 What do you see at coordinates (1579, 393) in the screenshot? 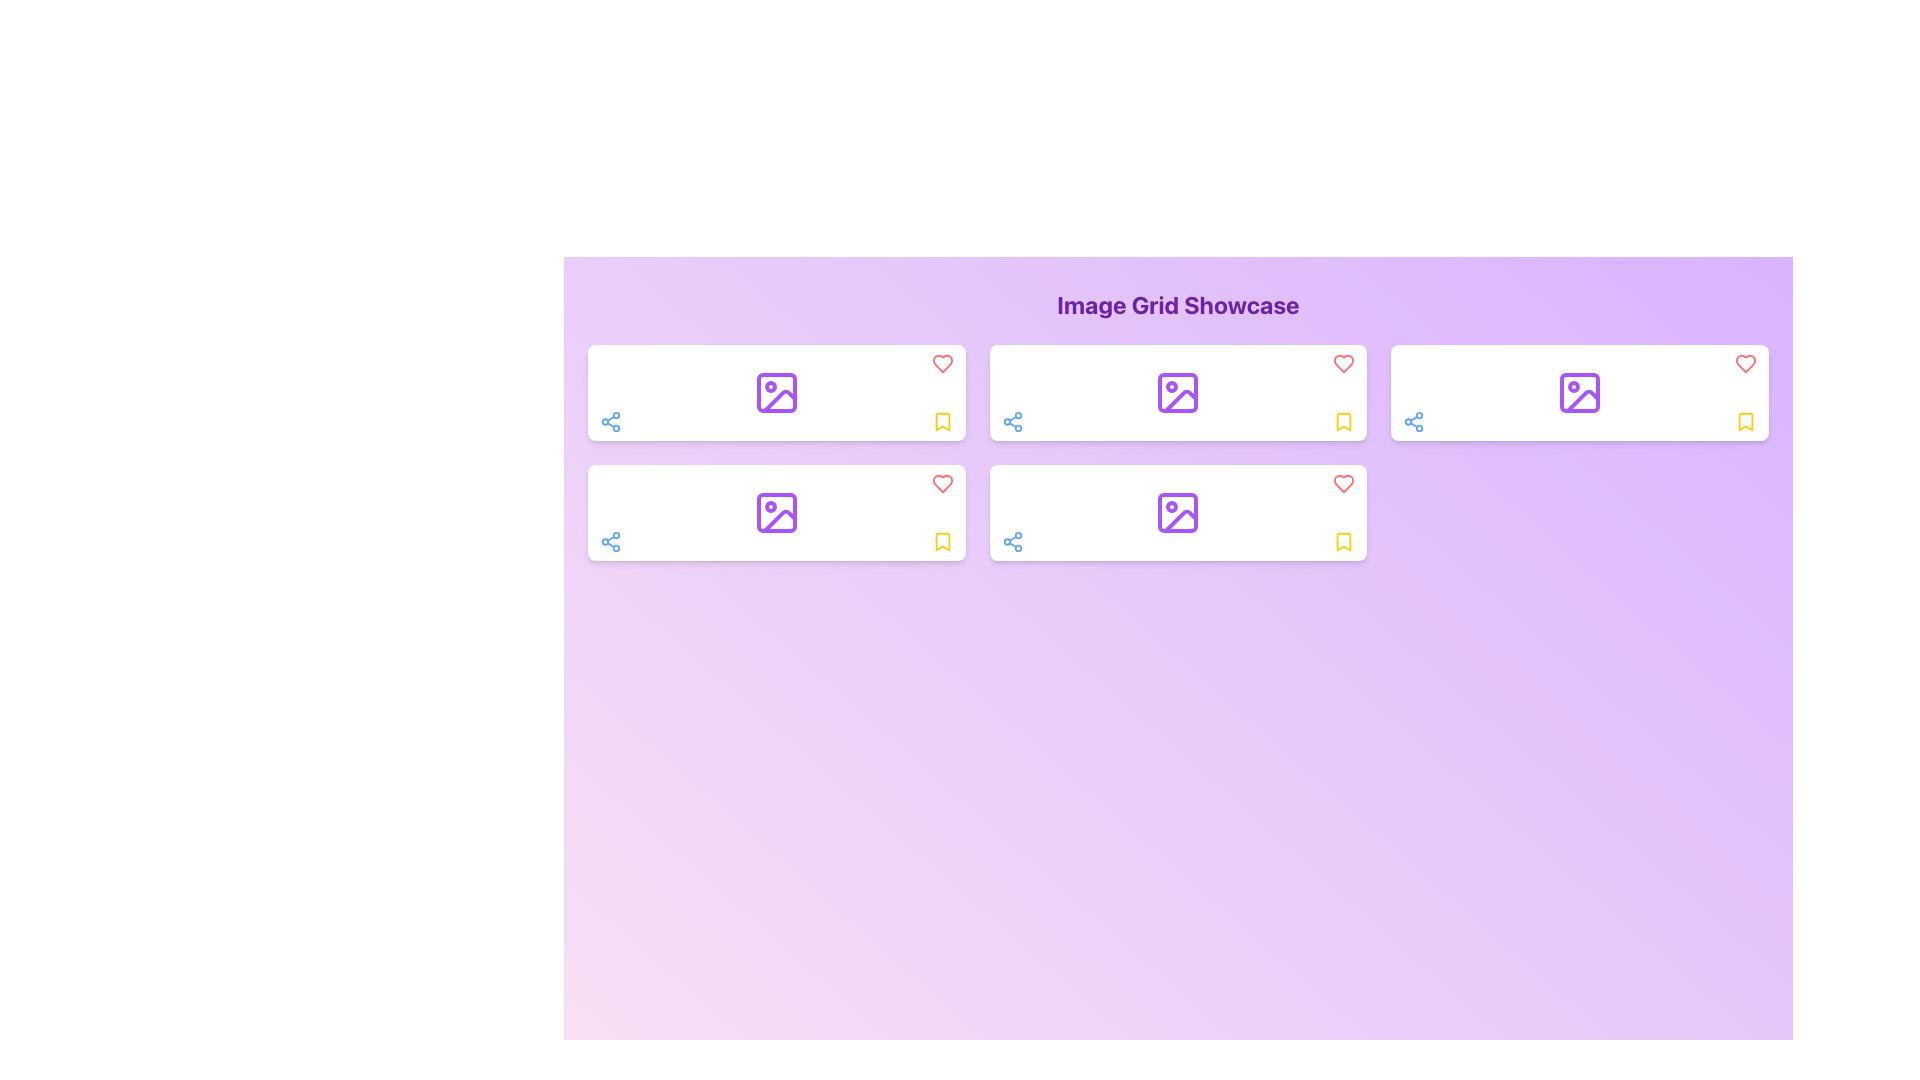
I see `the decorative graphical element that serves as a background or framing for the icon, located in the top-right corner of the fifth card in a grid layout` at bounding box center [1579, 393].